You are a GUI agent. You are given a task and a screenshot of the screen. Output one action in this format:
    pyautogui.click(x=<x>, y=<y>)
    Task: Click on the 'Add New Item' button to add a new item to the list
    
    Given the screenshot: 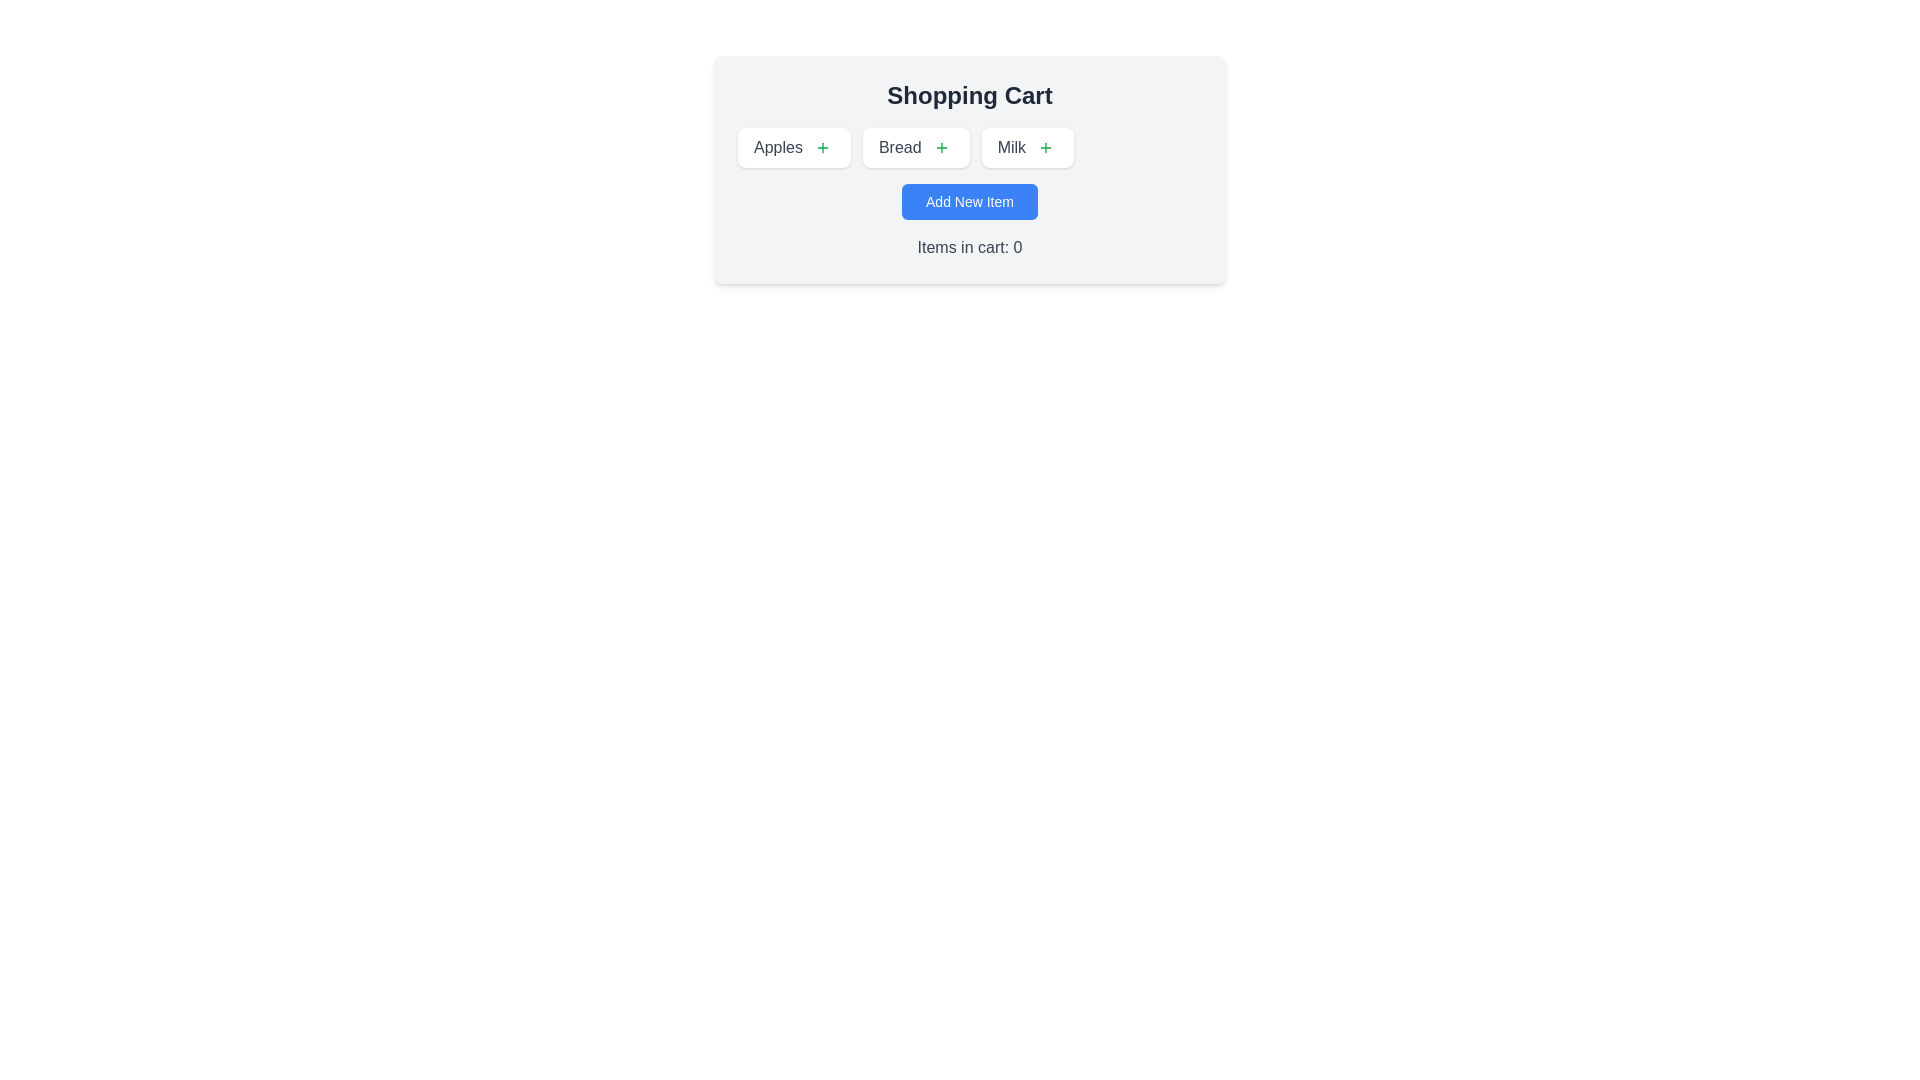 What is the action you would take?
    pyautogui.click(x=969, y=201)
    